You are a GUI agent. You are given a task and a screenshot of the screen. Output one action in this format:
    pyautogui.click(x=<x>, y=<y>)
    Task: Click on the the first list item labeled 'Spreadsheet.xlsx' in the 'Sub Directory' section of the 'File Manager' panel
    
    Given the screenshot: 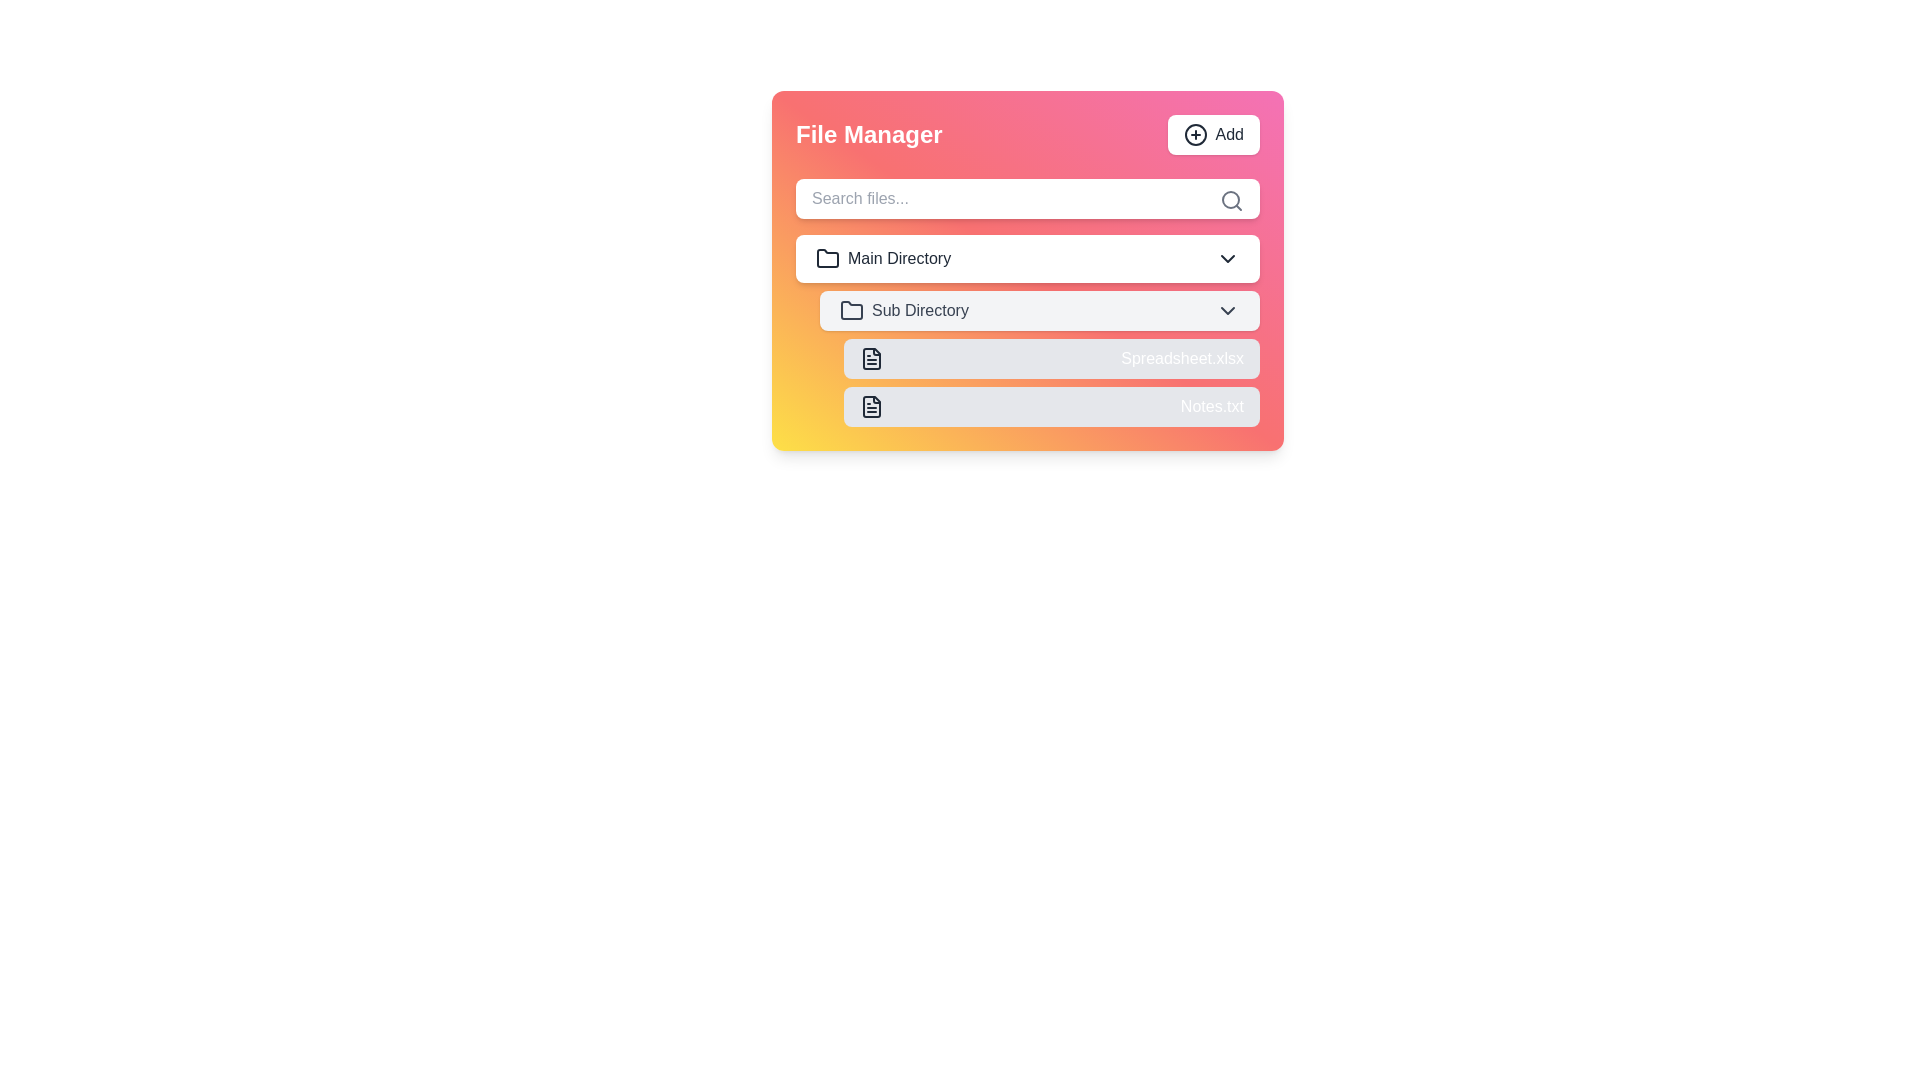 What is the action you would take?
    pyautogui.click(x=1040, y=357)
    